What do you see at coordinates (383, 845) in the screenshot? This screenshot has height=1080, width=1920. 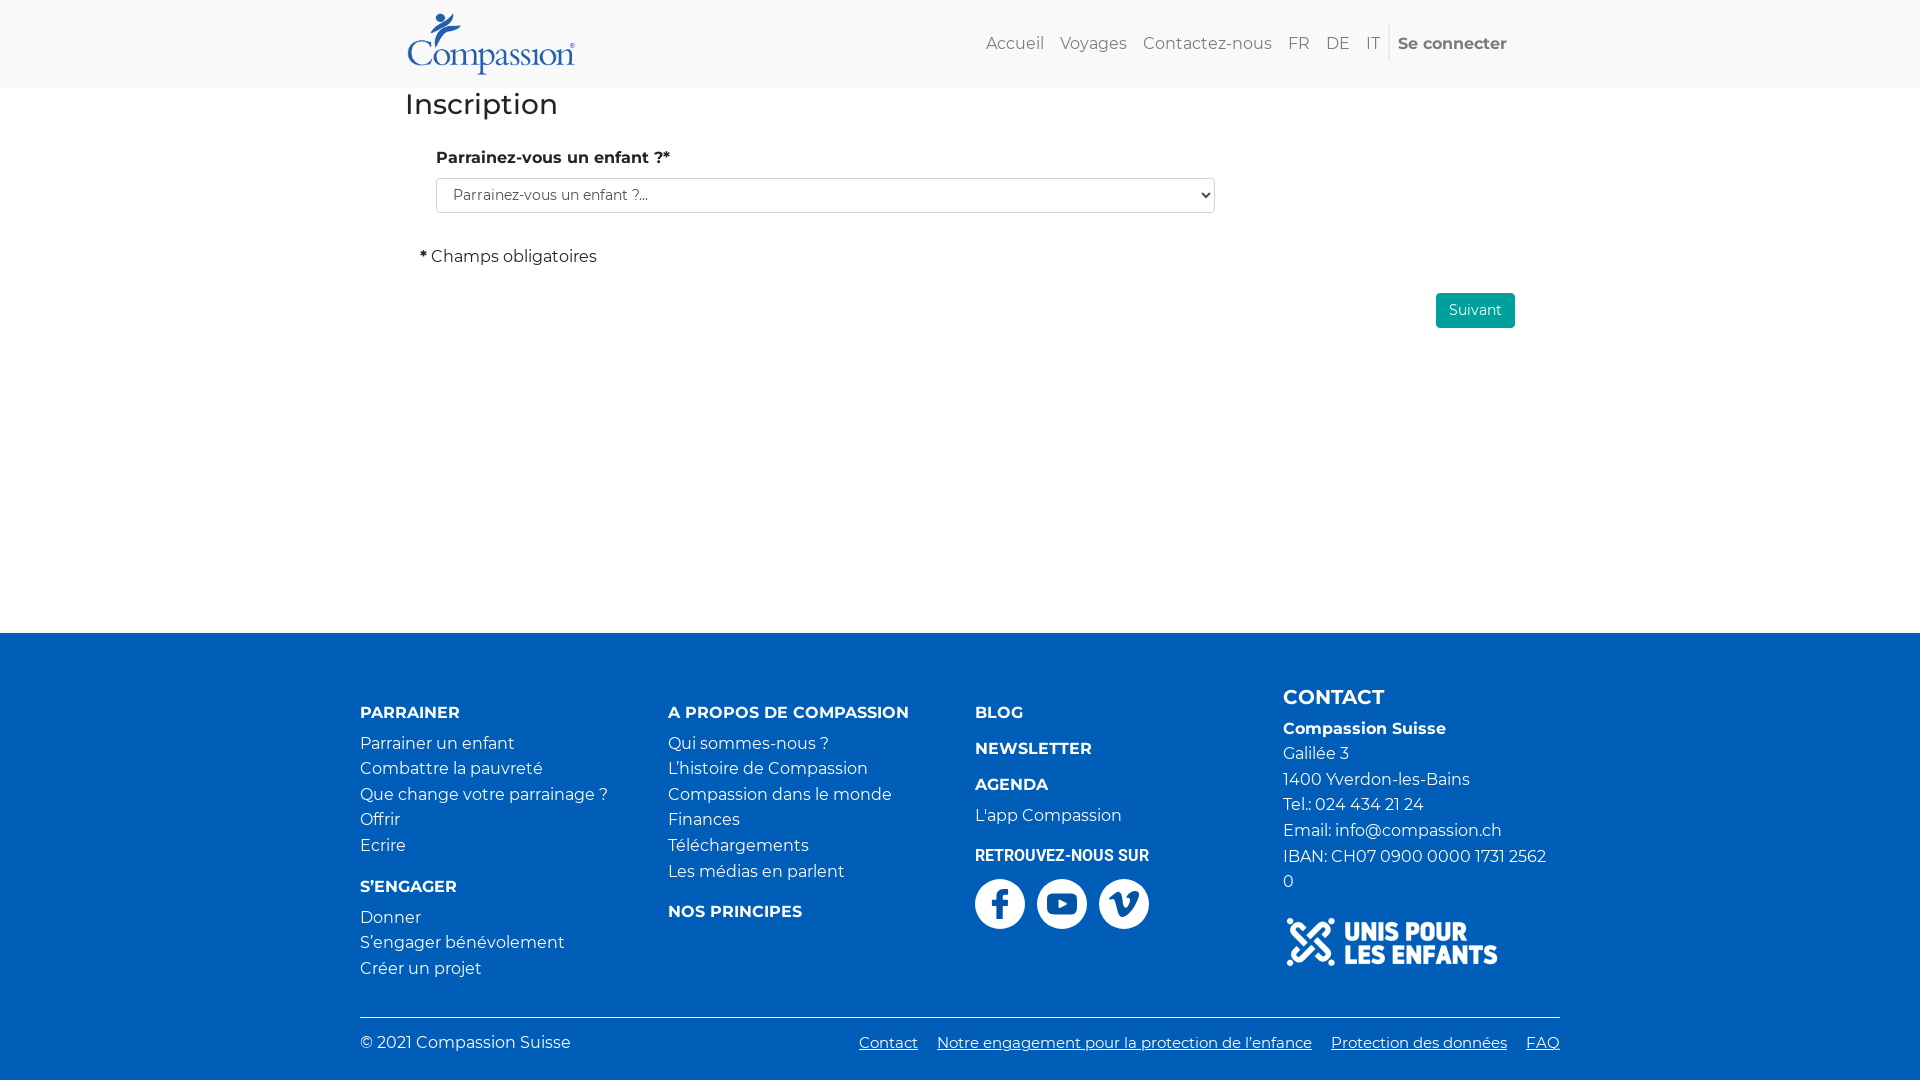 I see `'Ecrire'` at bounding box center [383, 845].